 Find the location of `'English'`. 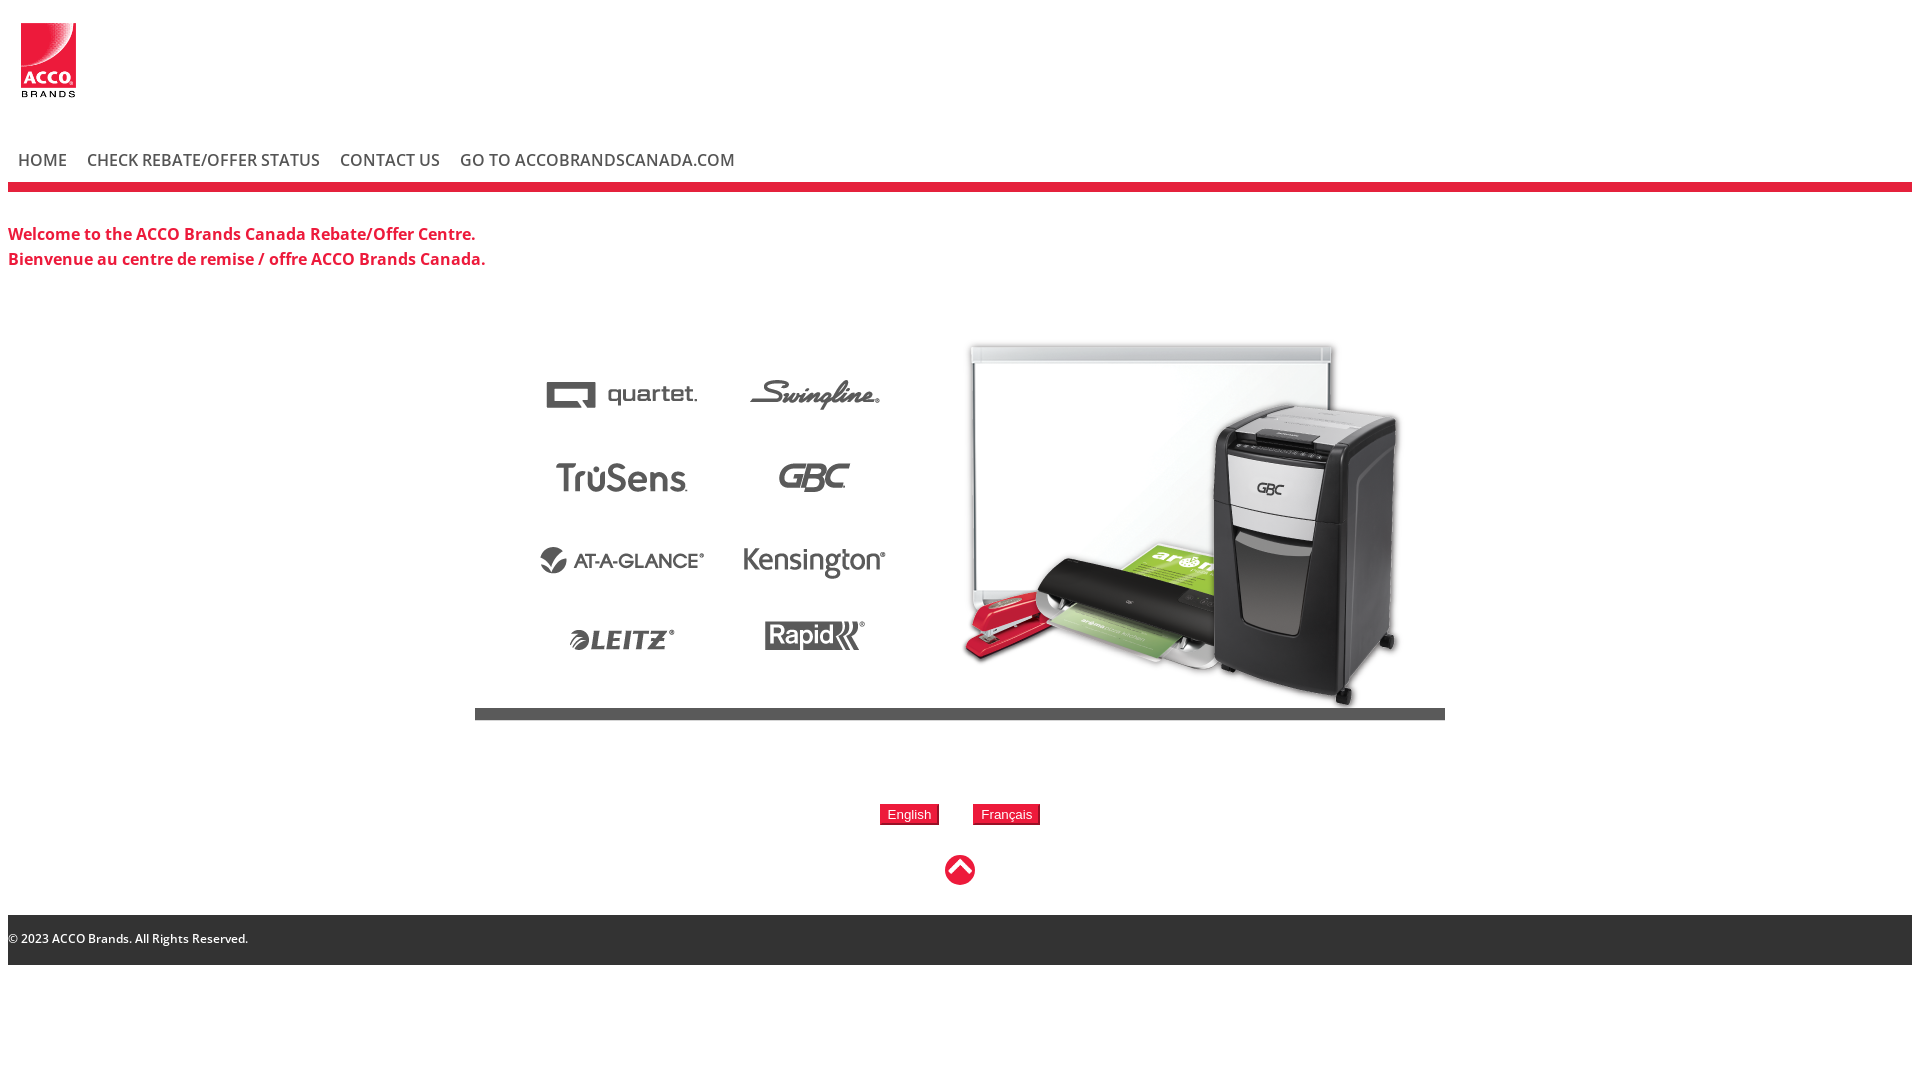

'English' is located at coordinates (909, 813).